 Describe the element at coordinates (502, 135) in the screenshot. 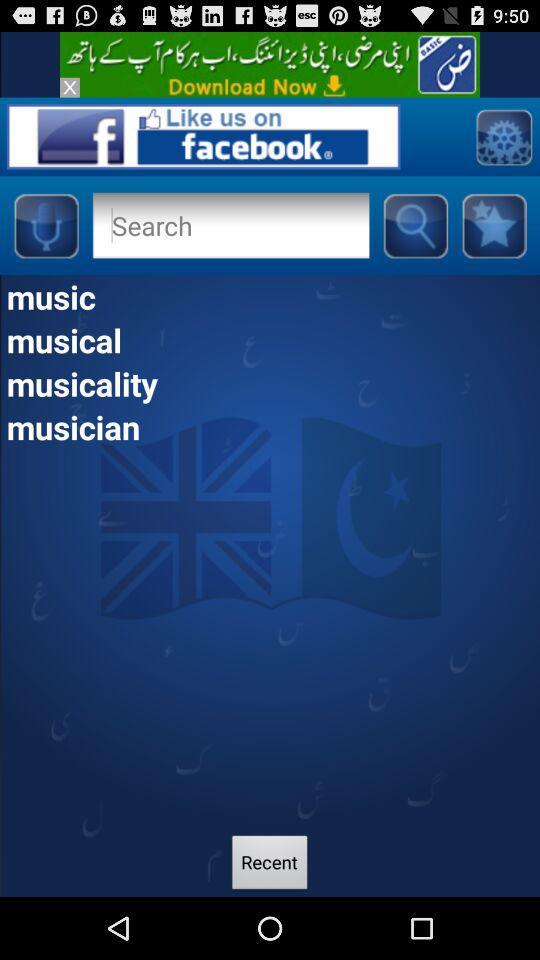

I see `settings` at that location.